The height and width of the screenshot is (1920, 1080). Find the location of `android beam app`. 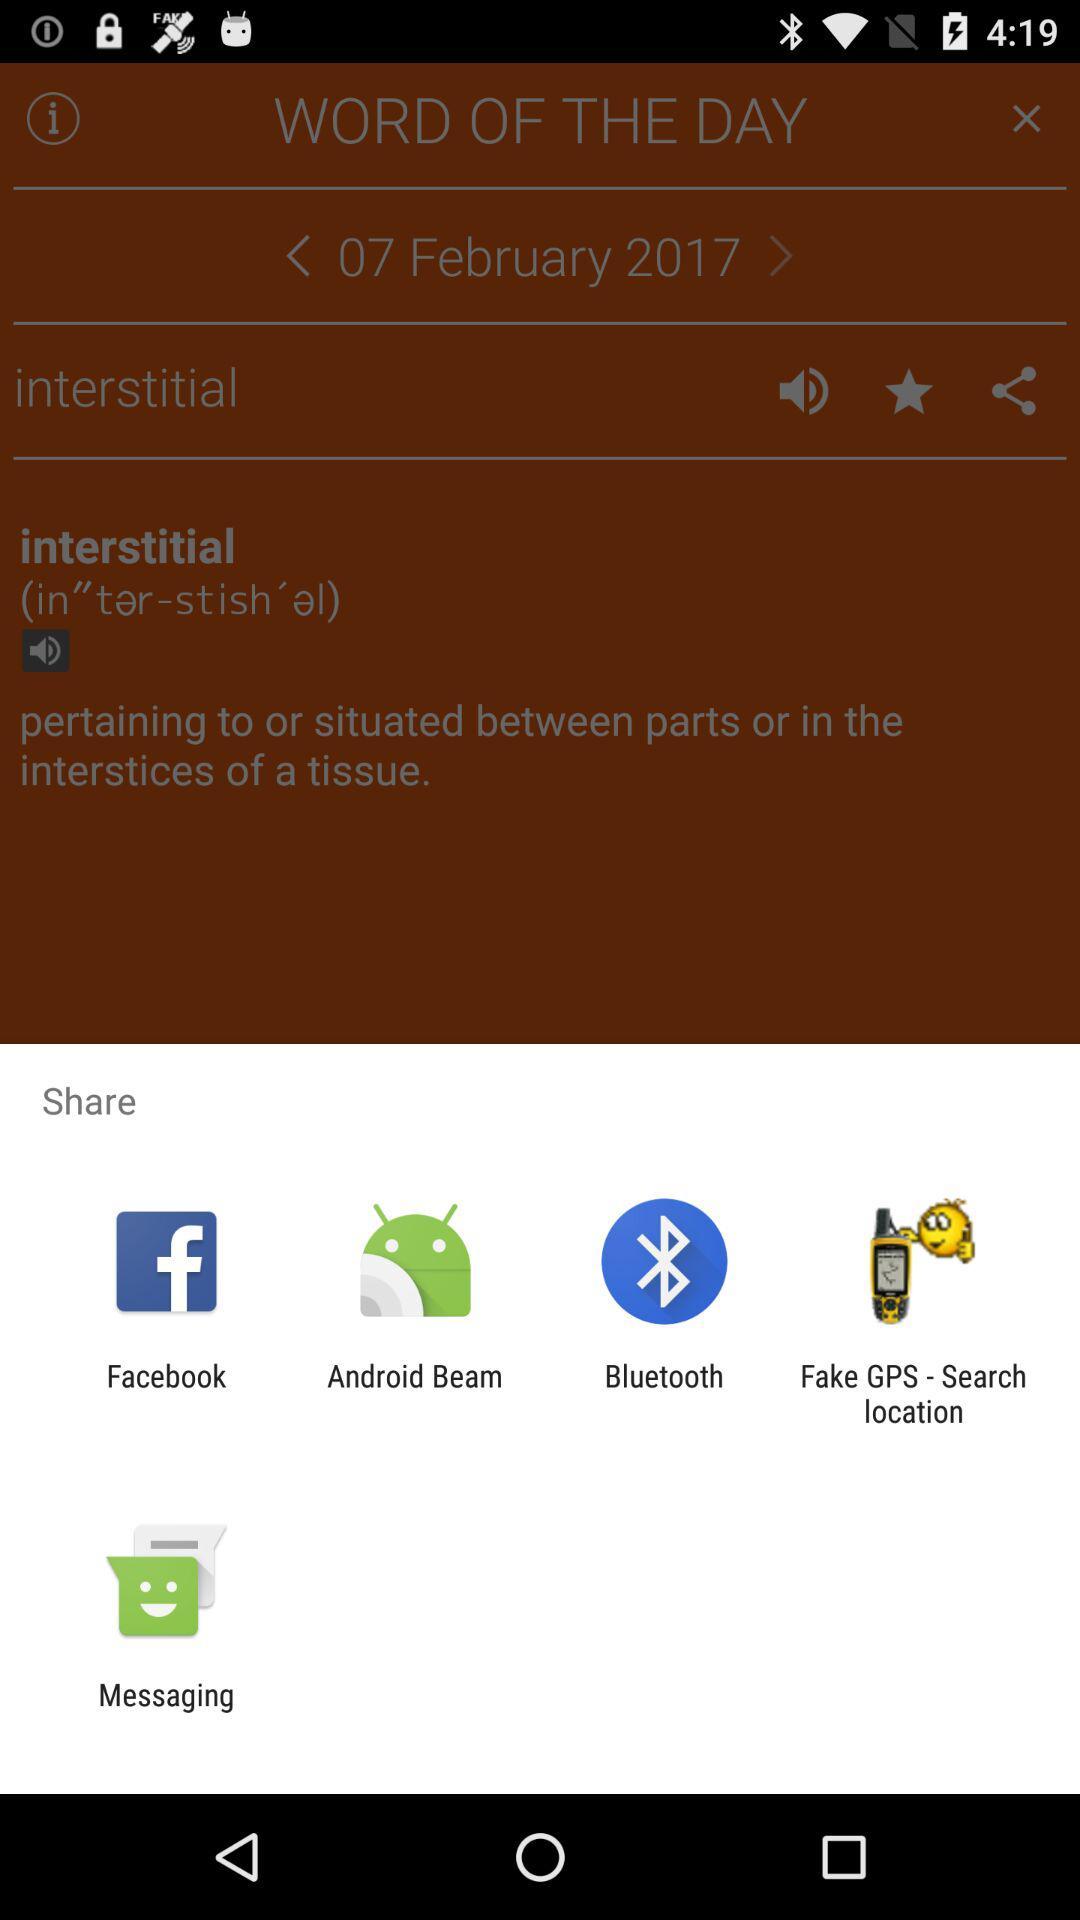

android beam app is located at coordinates (414, 1392).